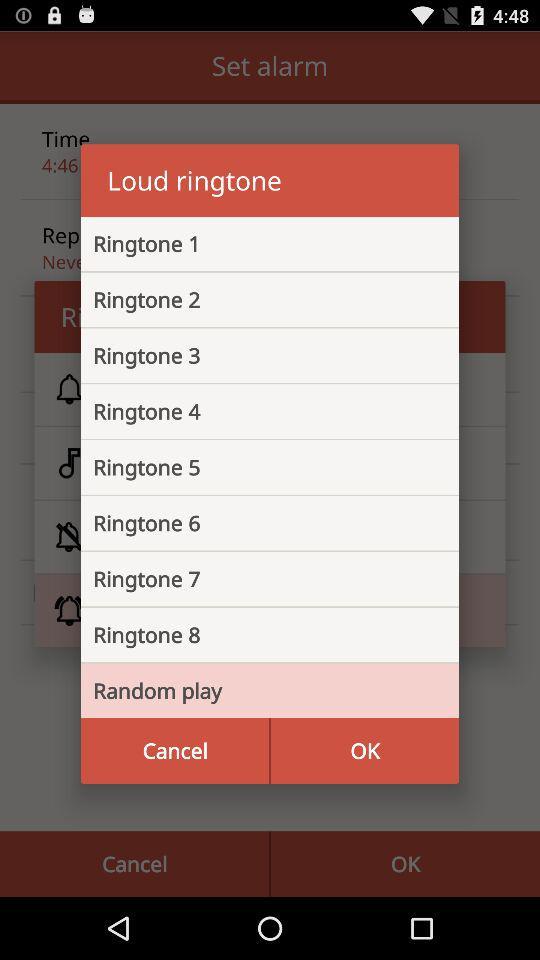 This screenshot has width=540, height=960. What do you see at coordinates (254, 522) in the screenshot?
I see `the icon above ringtone 7 item` at bounding box center [254, 522].